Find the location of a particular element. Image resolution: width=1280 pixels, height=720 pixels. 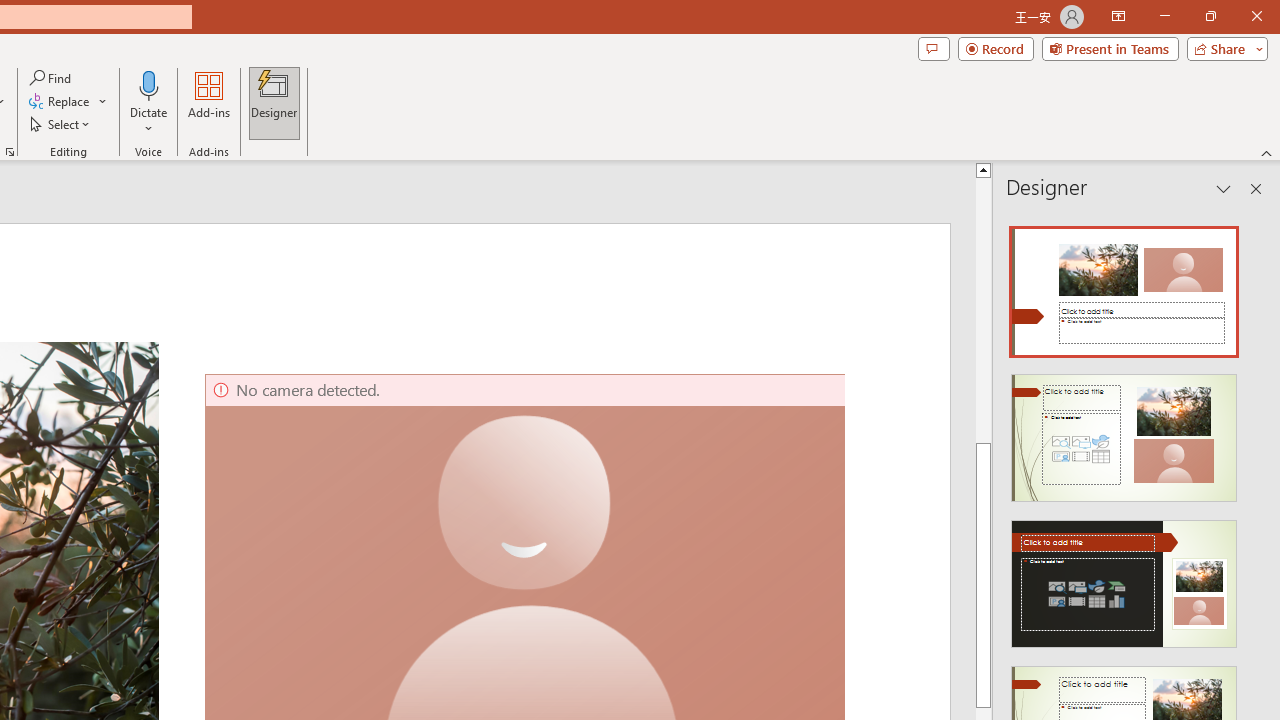

'Select' is located at coordinates (61, 124).